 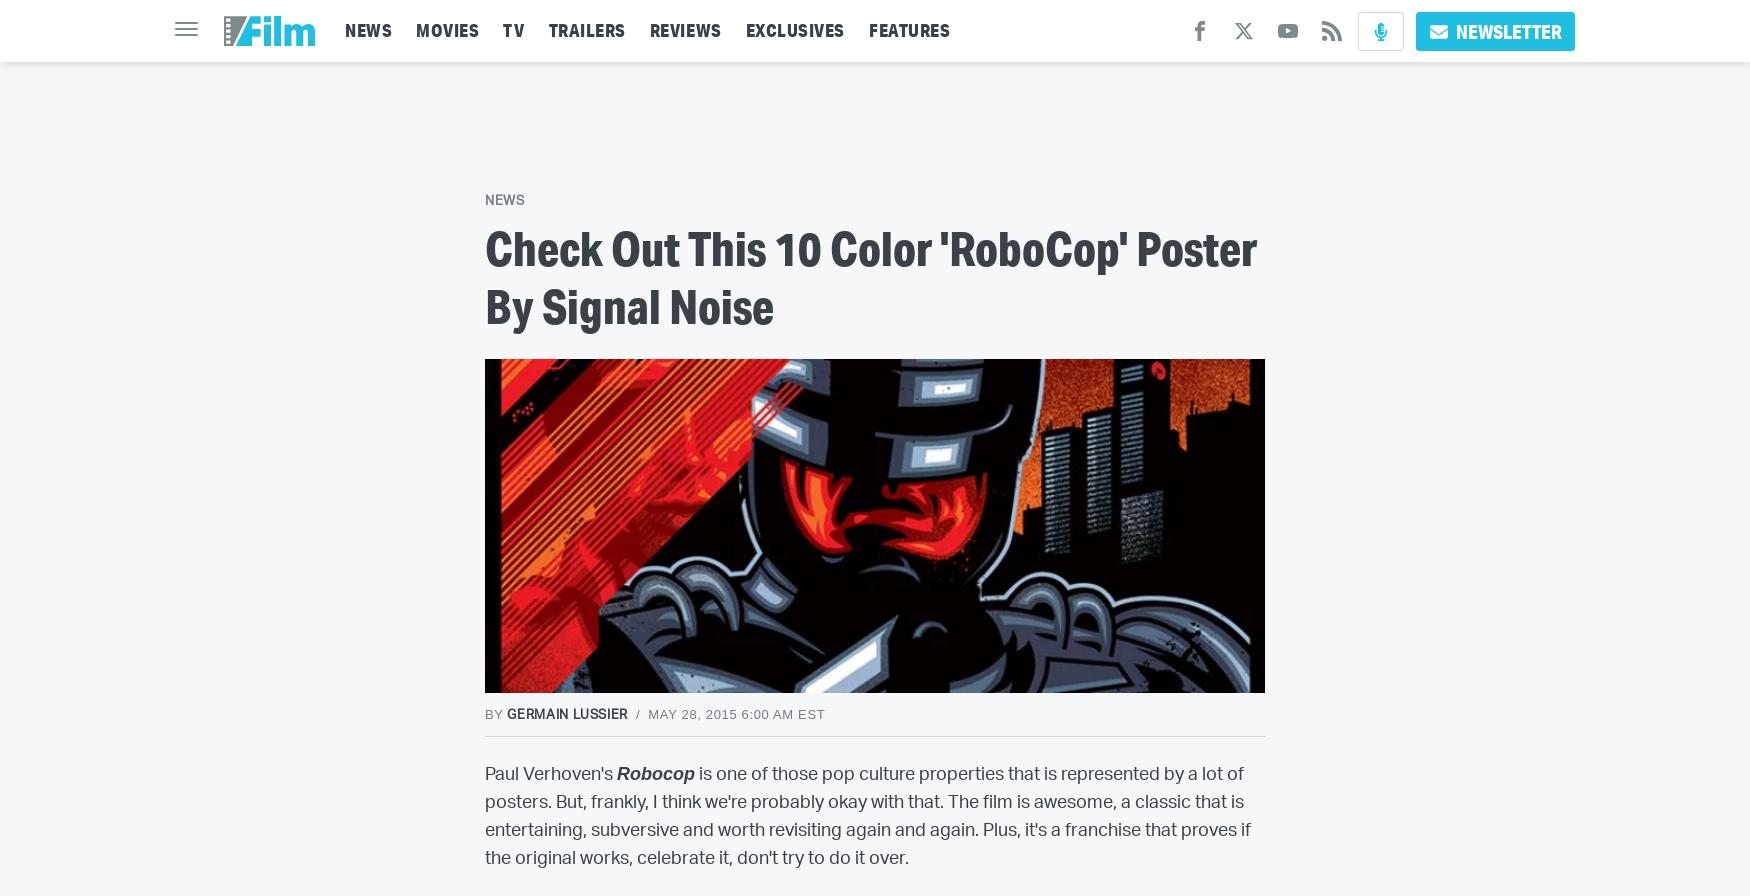 What do you see at coordinates (794, 30) in the screenshot?
I see `'EXCLUSIVES'` at bounding box center [794, 30].